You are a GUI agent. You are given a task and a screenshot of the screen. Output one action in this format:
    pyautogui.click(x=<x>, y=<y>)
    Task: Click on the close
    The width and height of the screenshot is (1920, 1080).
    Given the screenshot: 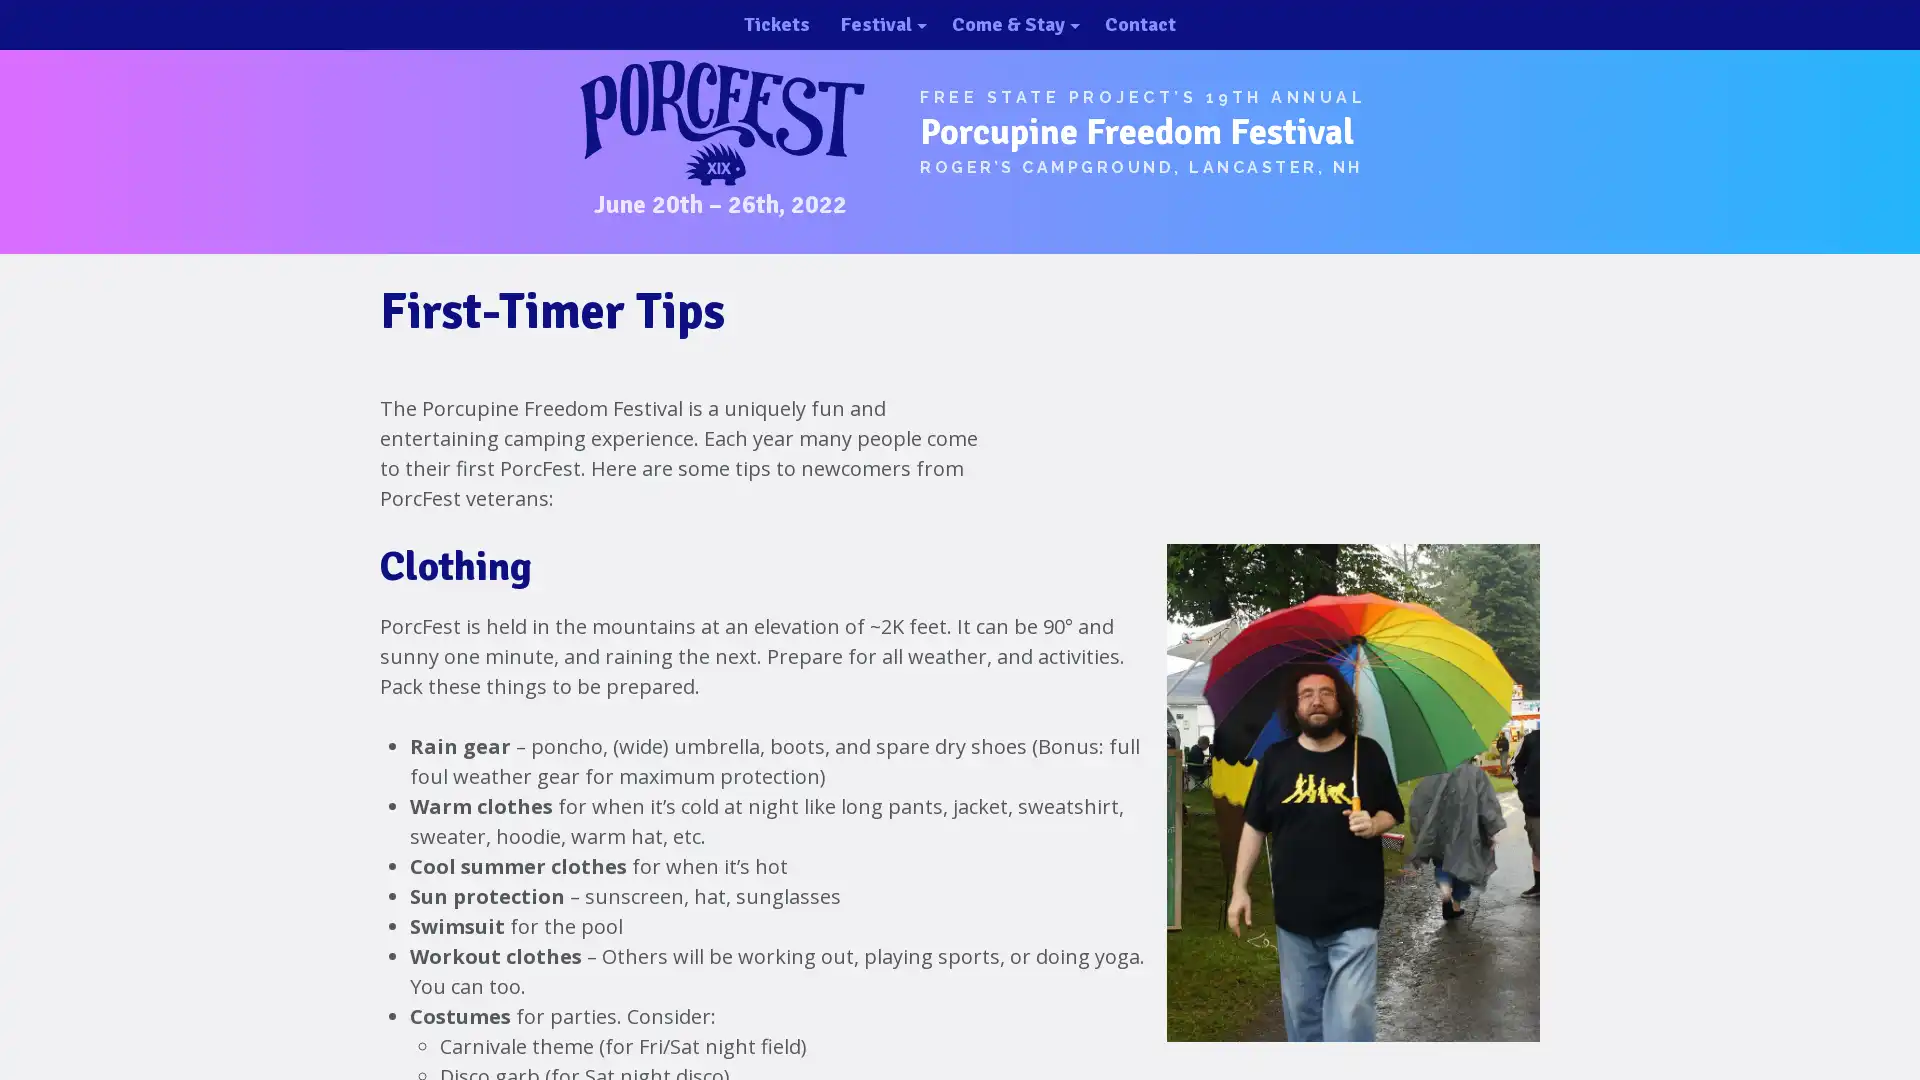 What is the action you would take?
    pyautogui.click(x=1856, y=80)
    